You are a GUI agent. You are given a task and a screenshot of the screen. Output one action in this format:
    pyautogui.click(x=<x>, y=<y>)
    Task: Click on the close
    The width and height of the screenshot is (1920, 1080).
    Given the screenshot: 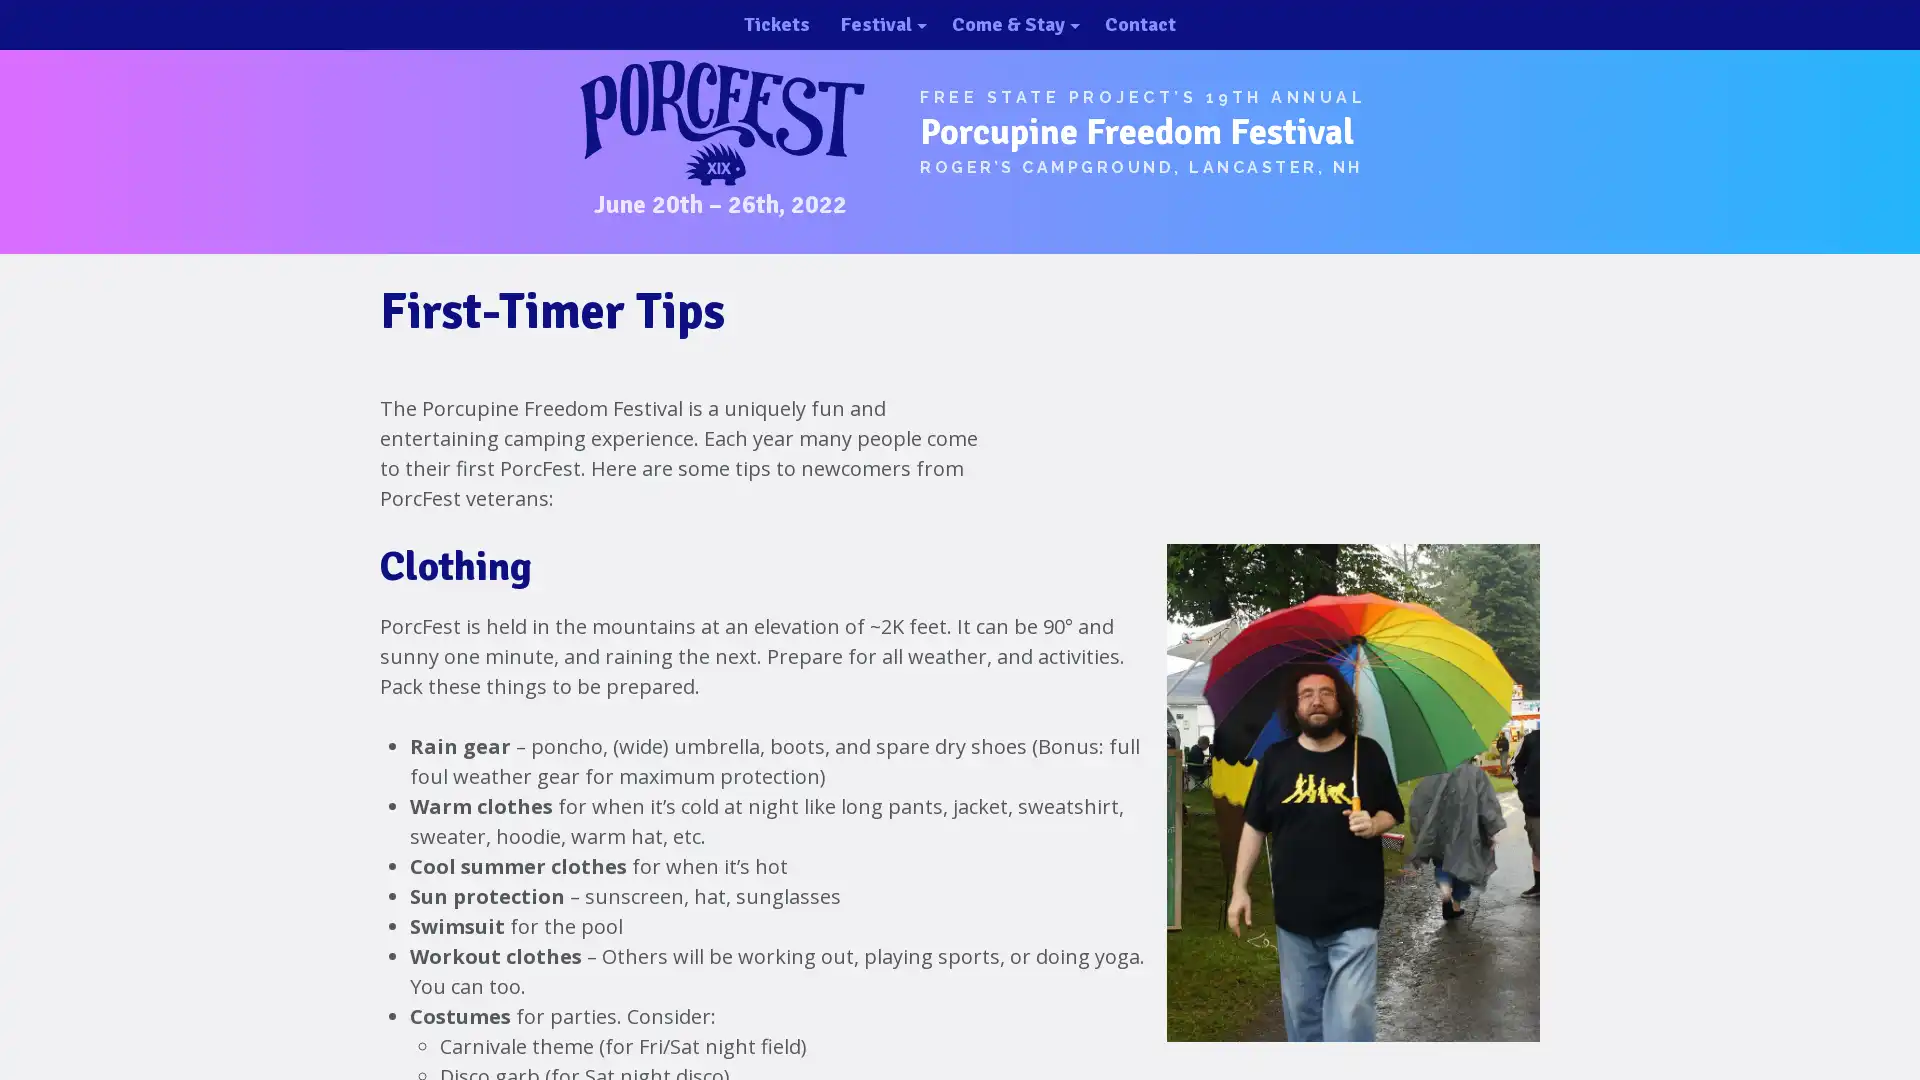 What is the action you would take?
    pyautogui.click(x=1856, y=80)
    